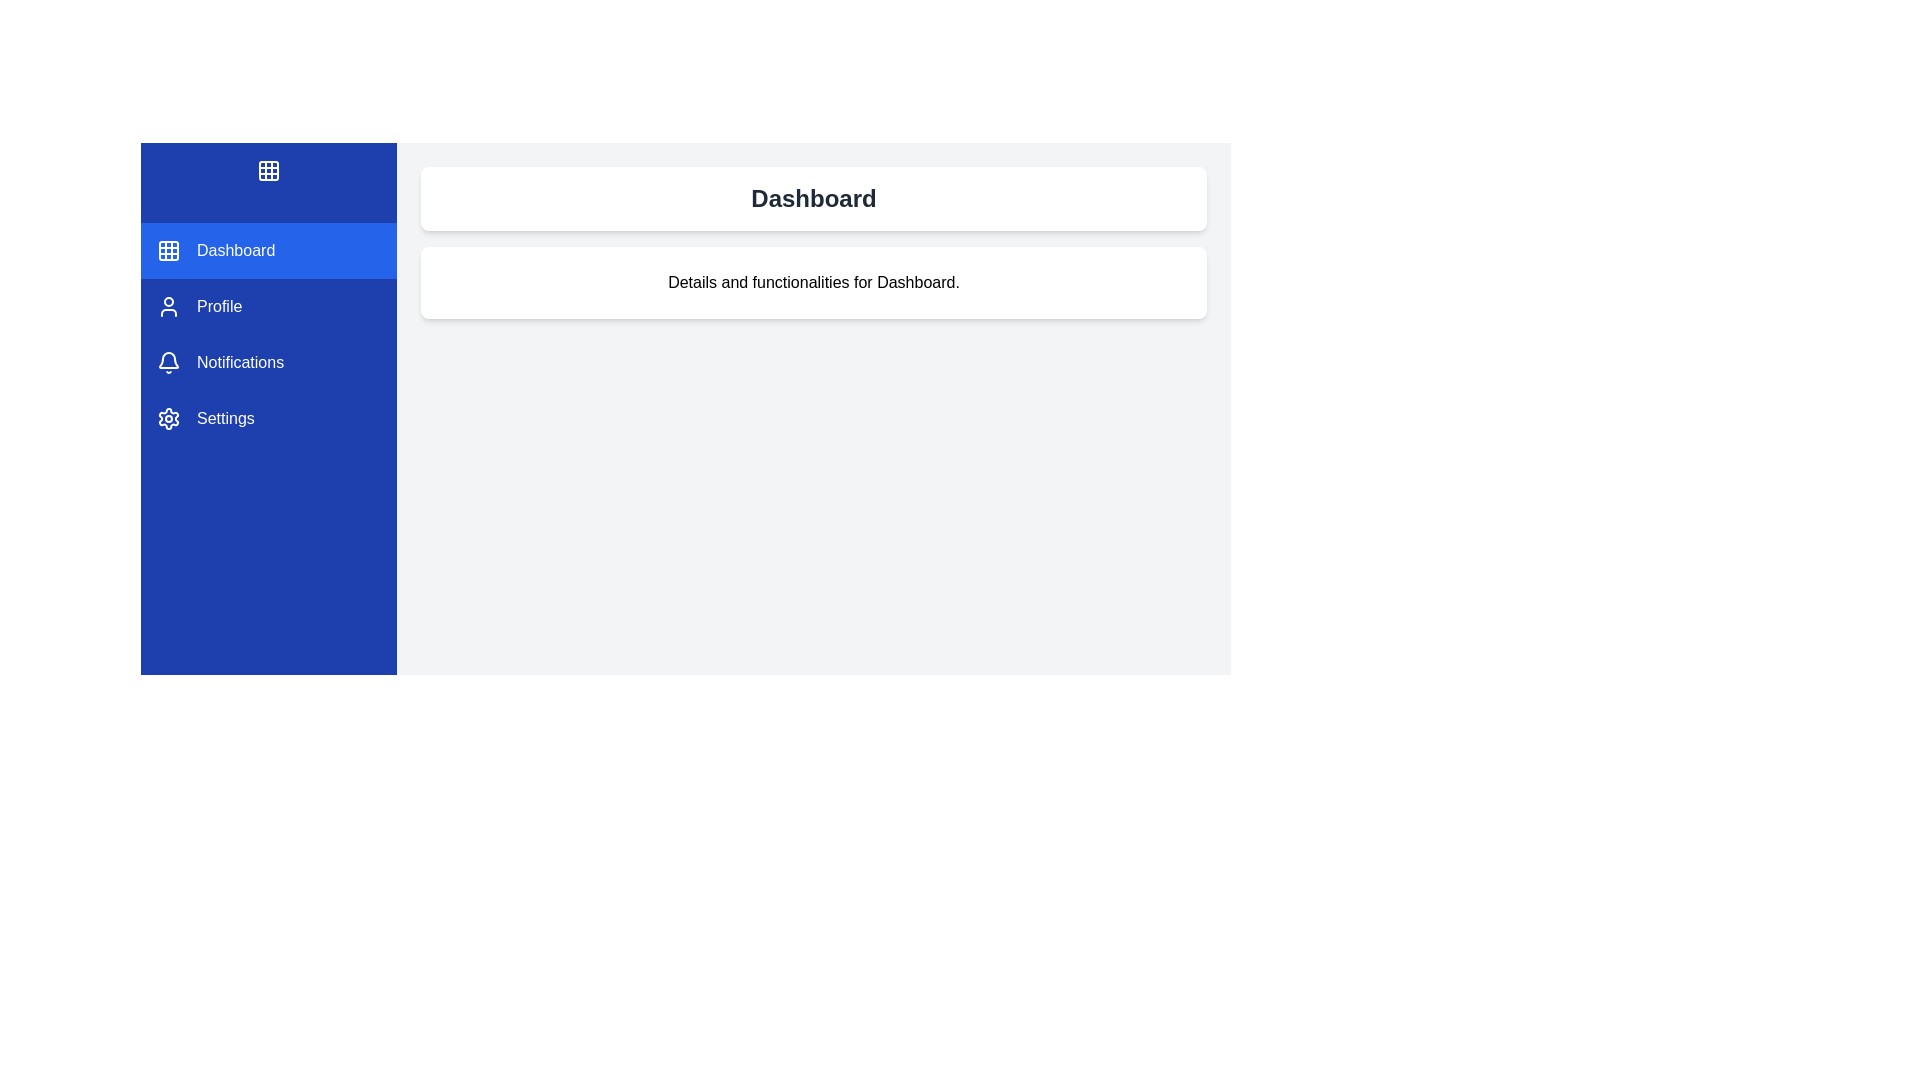 Image resolution: width=1920 pixels, height=1080 pixels. Describe the element at coordinates (225, 418) in the screenshot. I see `text label 'Settings' which is styled with white text on a blue background in the sidebar navigation menu, located below 'Notifications' and above 'Logout'` at that location.